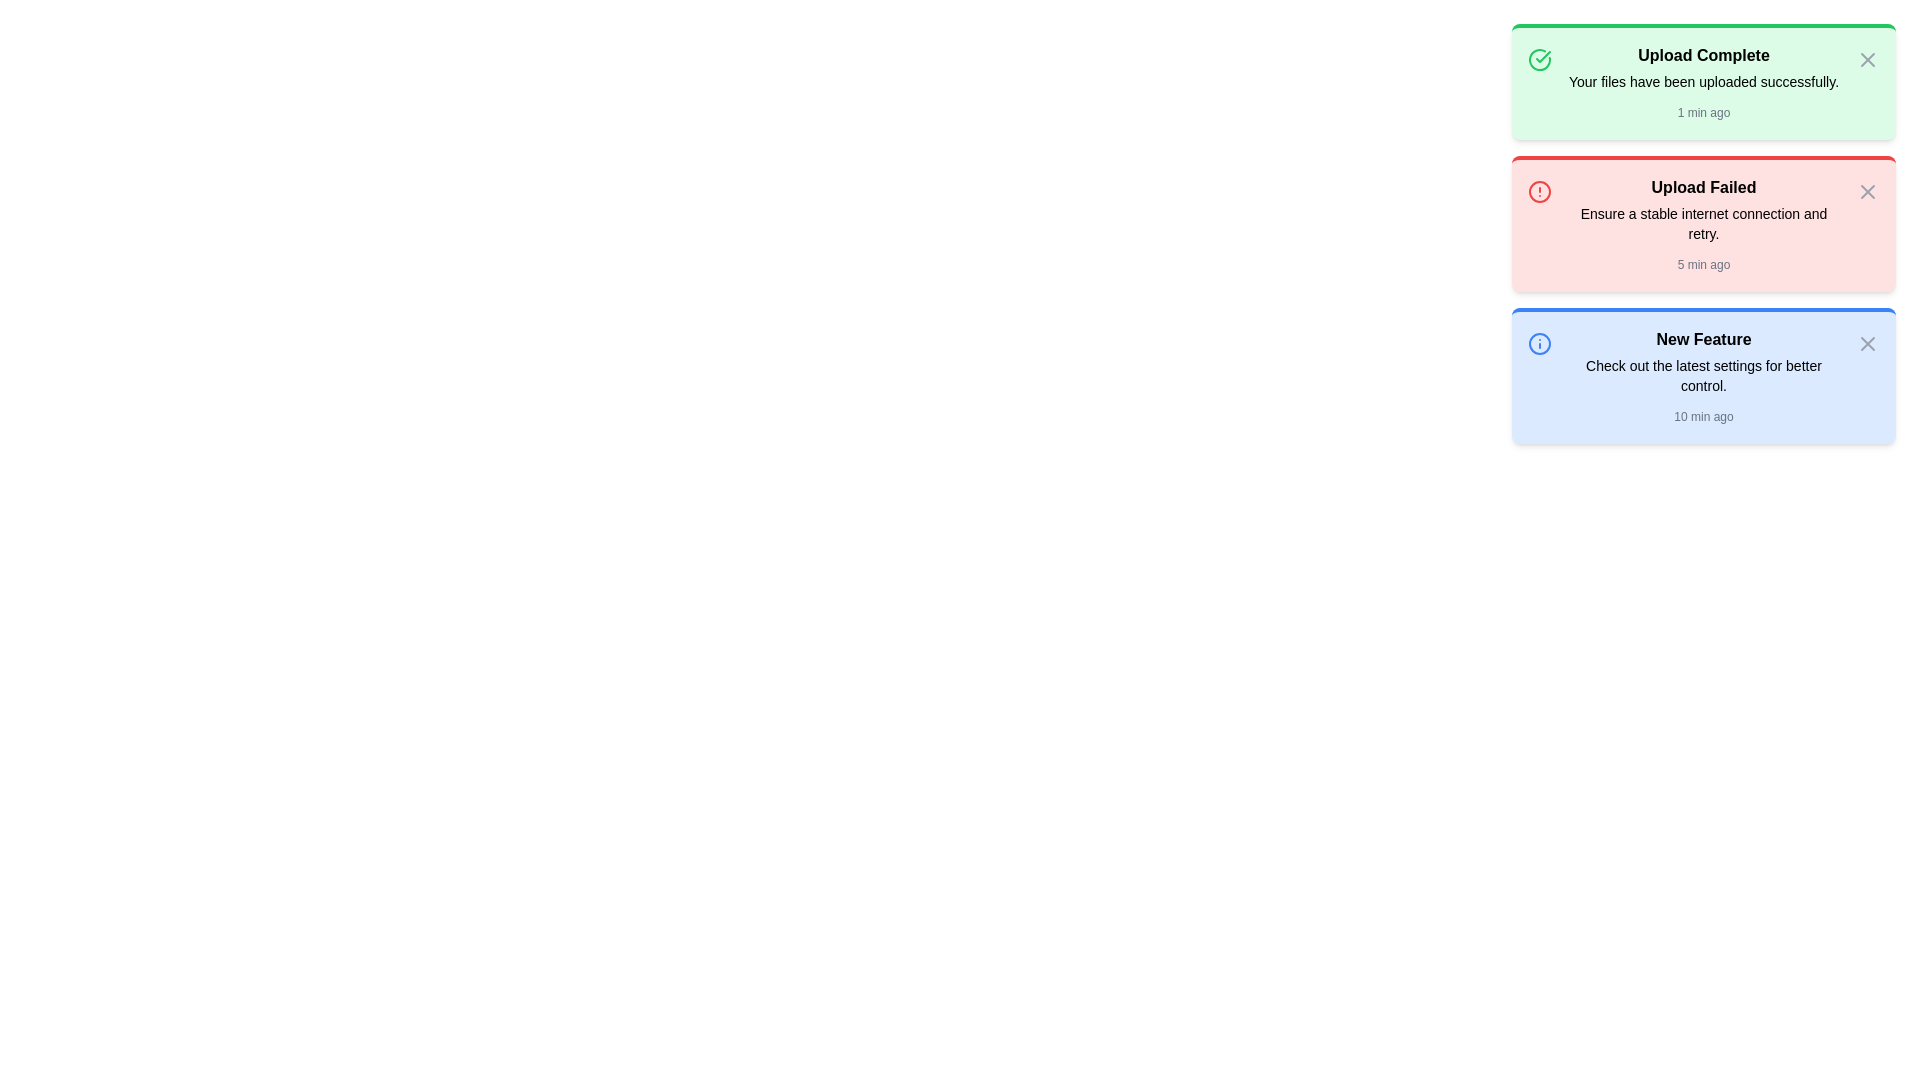 The height and width of the screenshot is (1080, 1920). I want to click on the close button represented by an X-shaped icon in the top-right corner of the 'Upload Complete' notification bar, so click(1866, 59).